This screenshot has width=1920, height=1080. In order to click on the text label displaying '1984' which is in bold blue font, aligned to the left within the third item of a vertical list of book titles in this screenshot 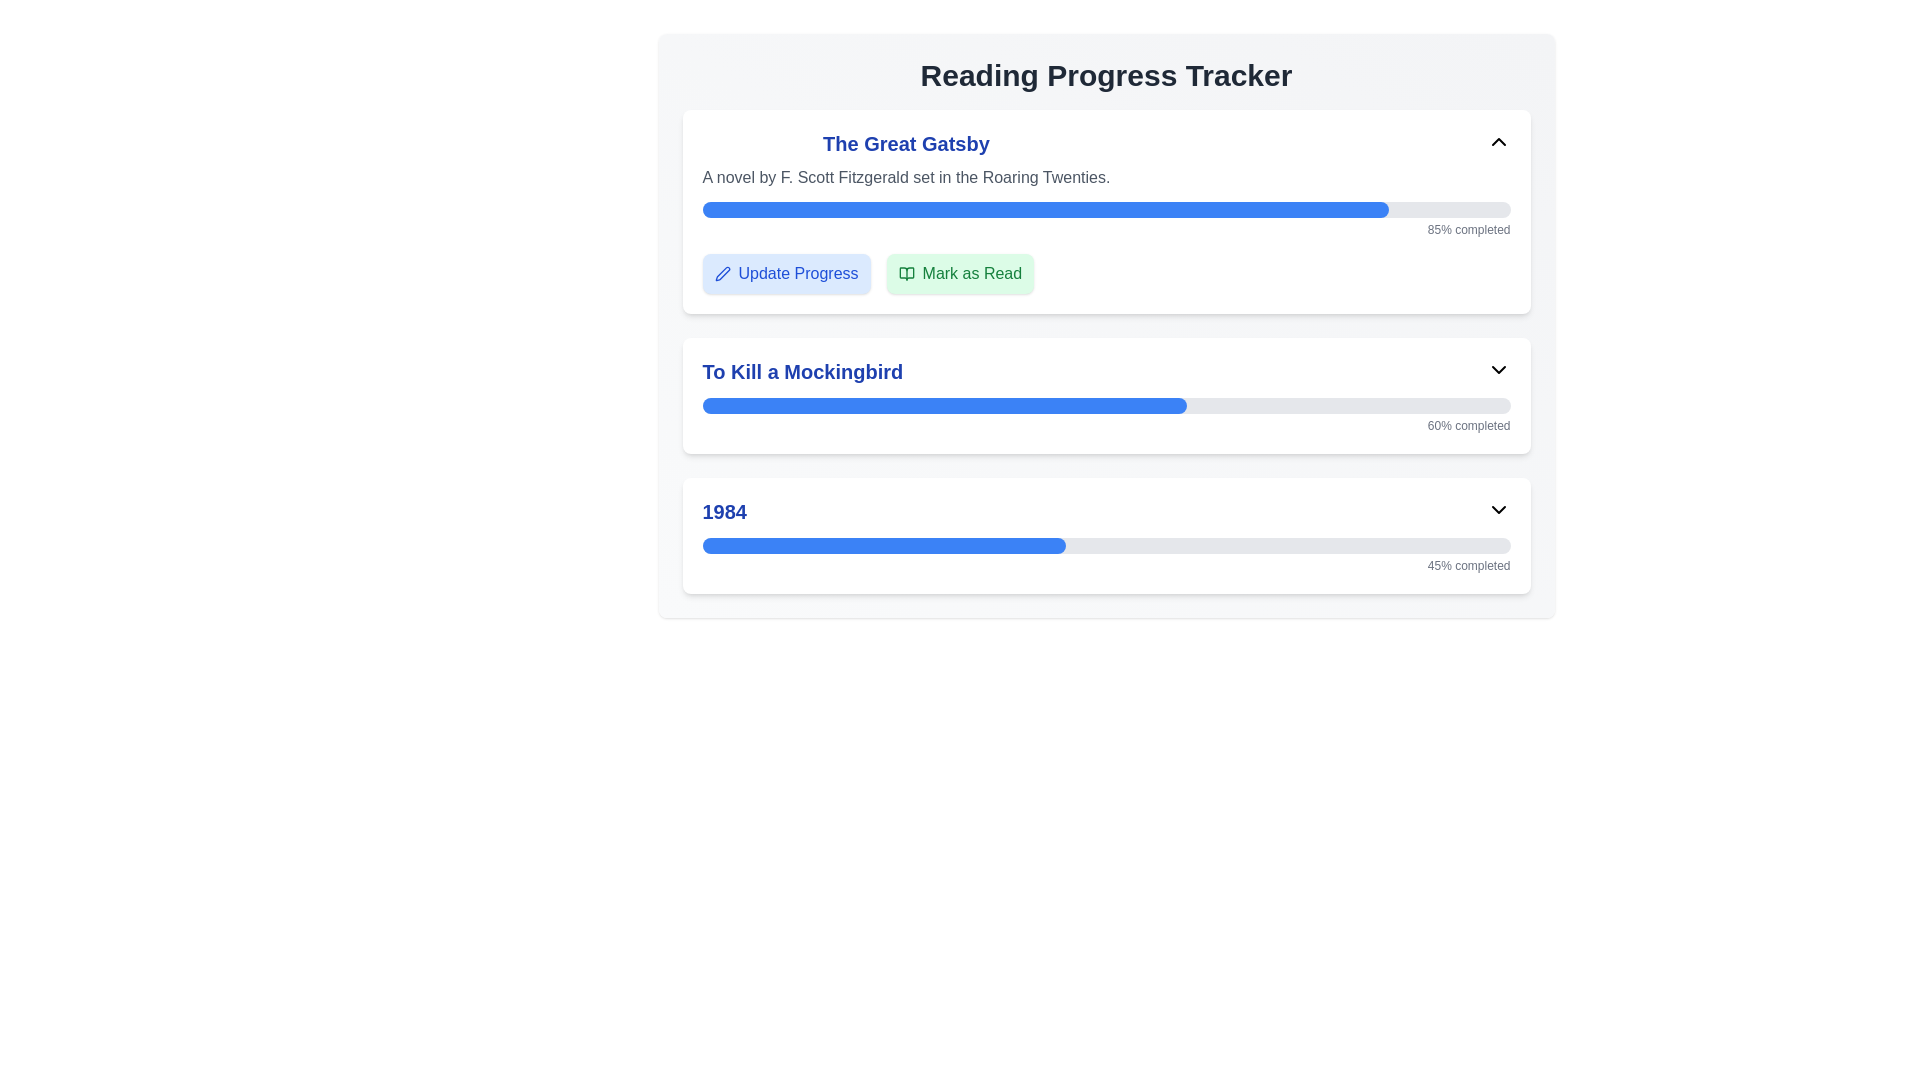, I will do `click(723, 511)`.